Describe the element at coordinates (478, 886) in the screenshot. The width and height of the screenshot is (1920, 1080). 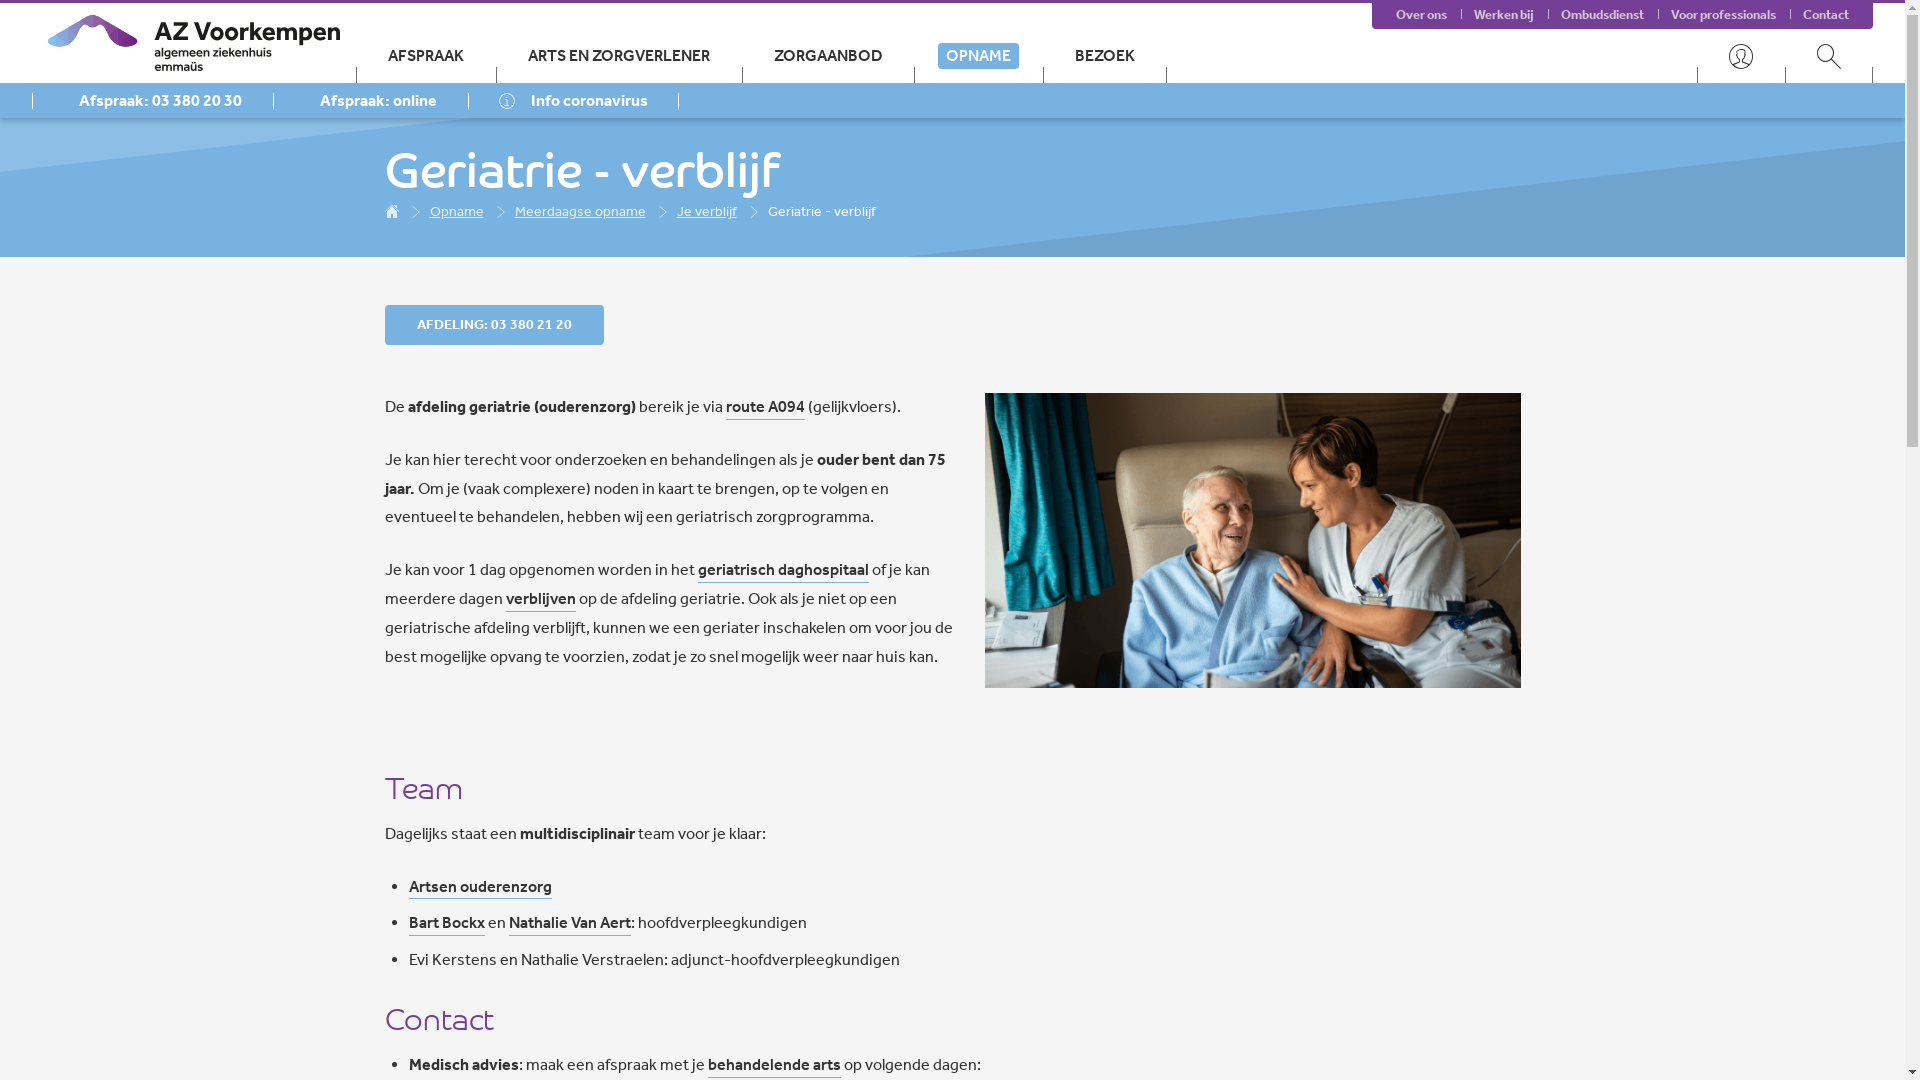
I see `'Artsen ouderenzorg'` at that location.